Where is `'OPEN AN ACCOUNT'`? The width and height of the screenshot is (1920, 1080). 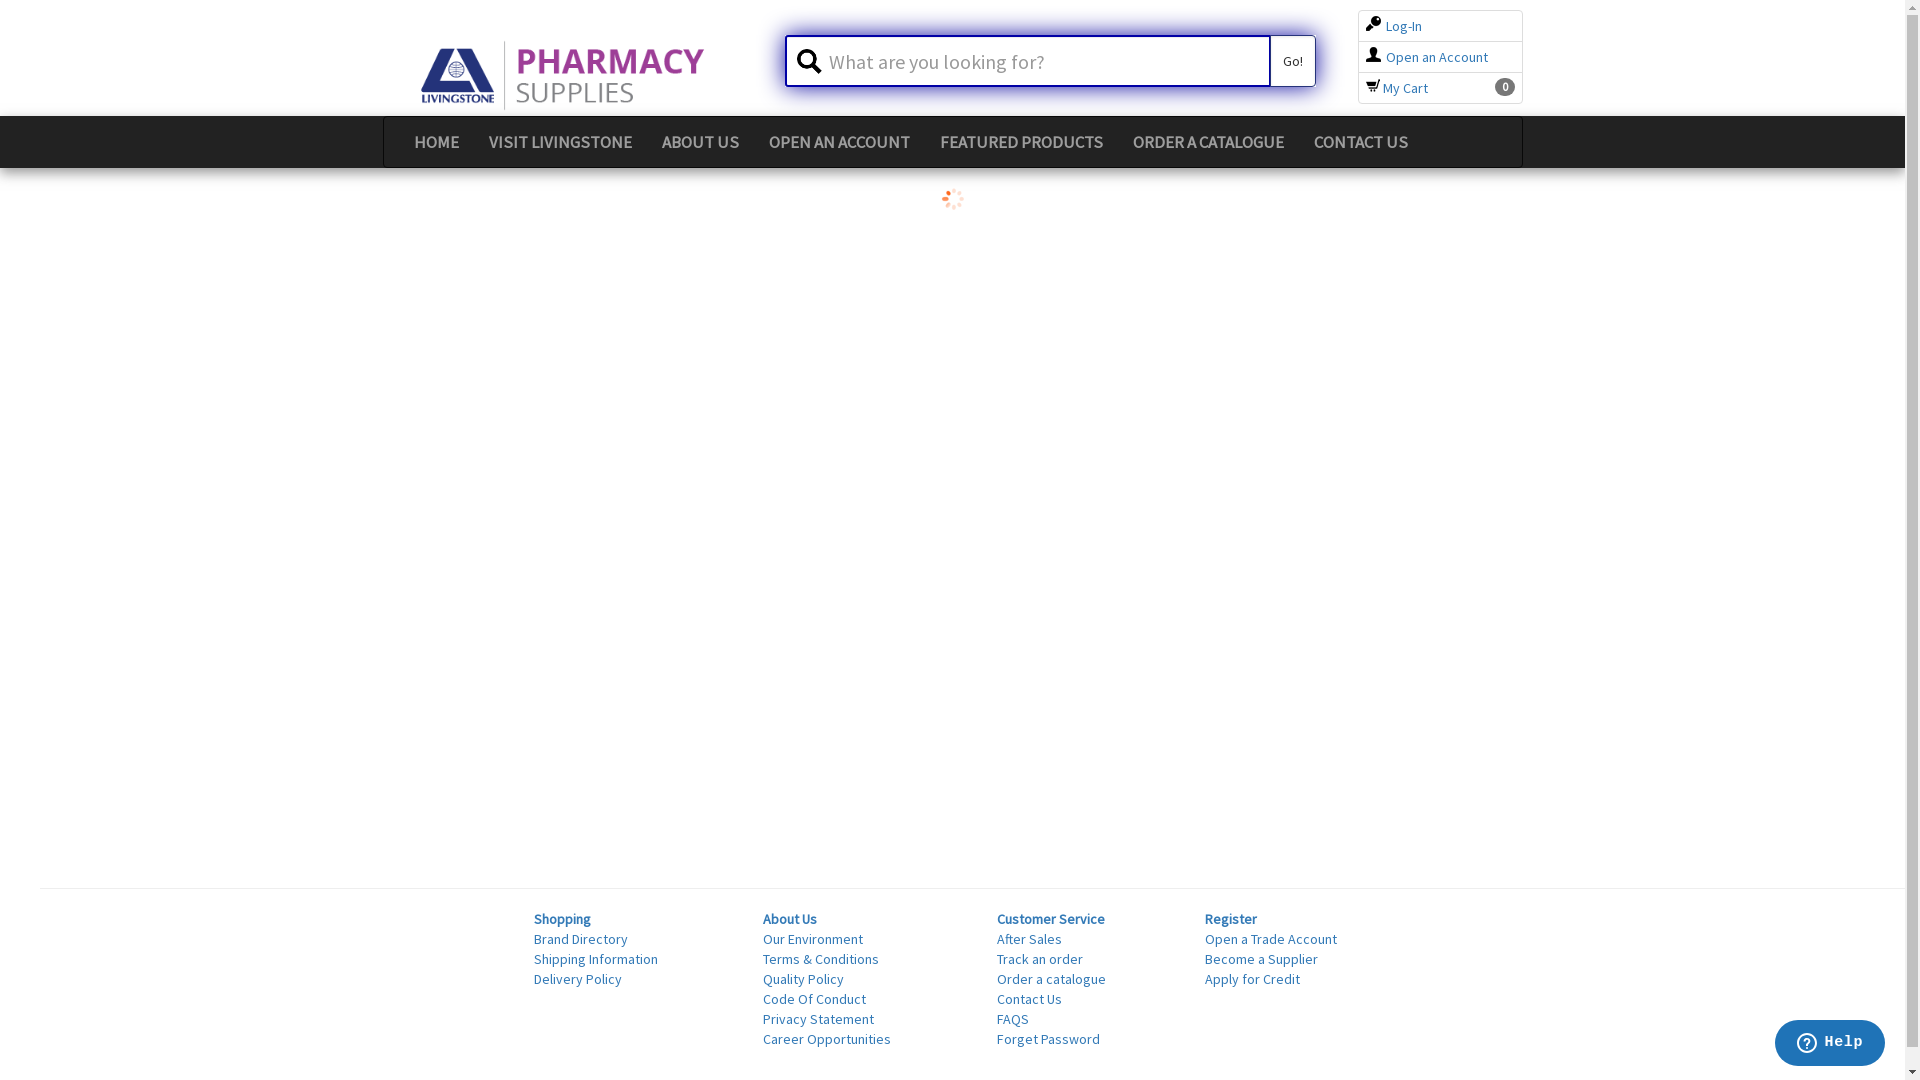
'OPEN AN ACCOUNT' is located at coordinates (839, 141).